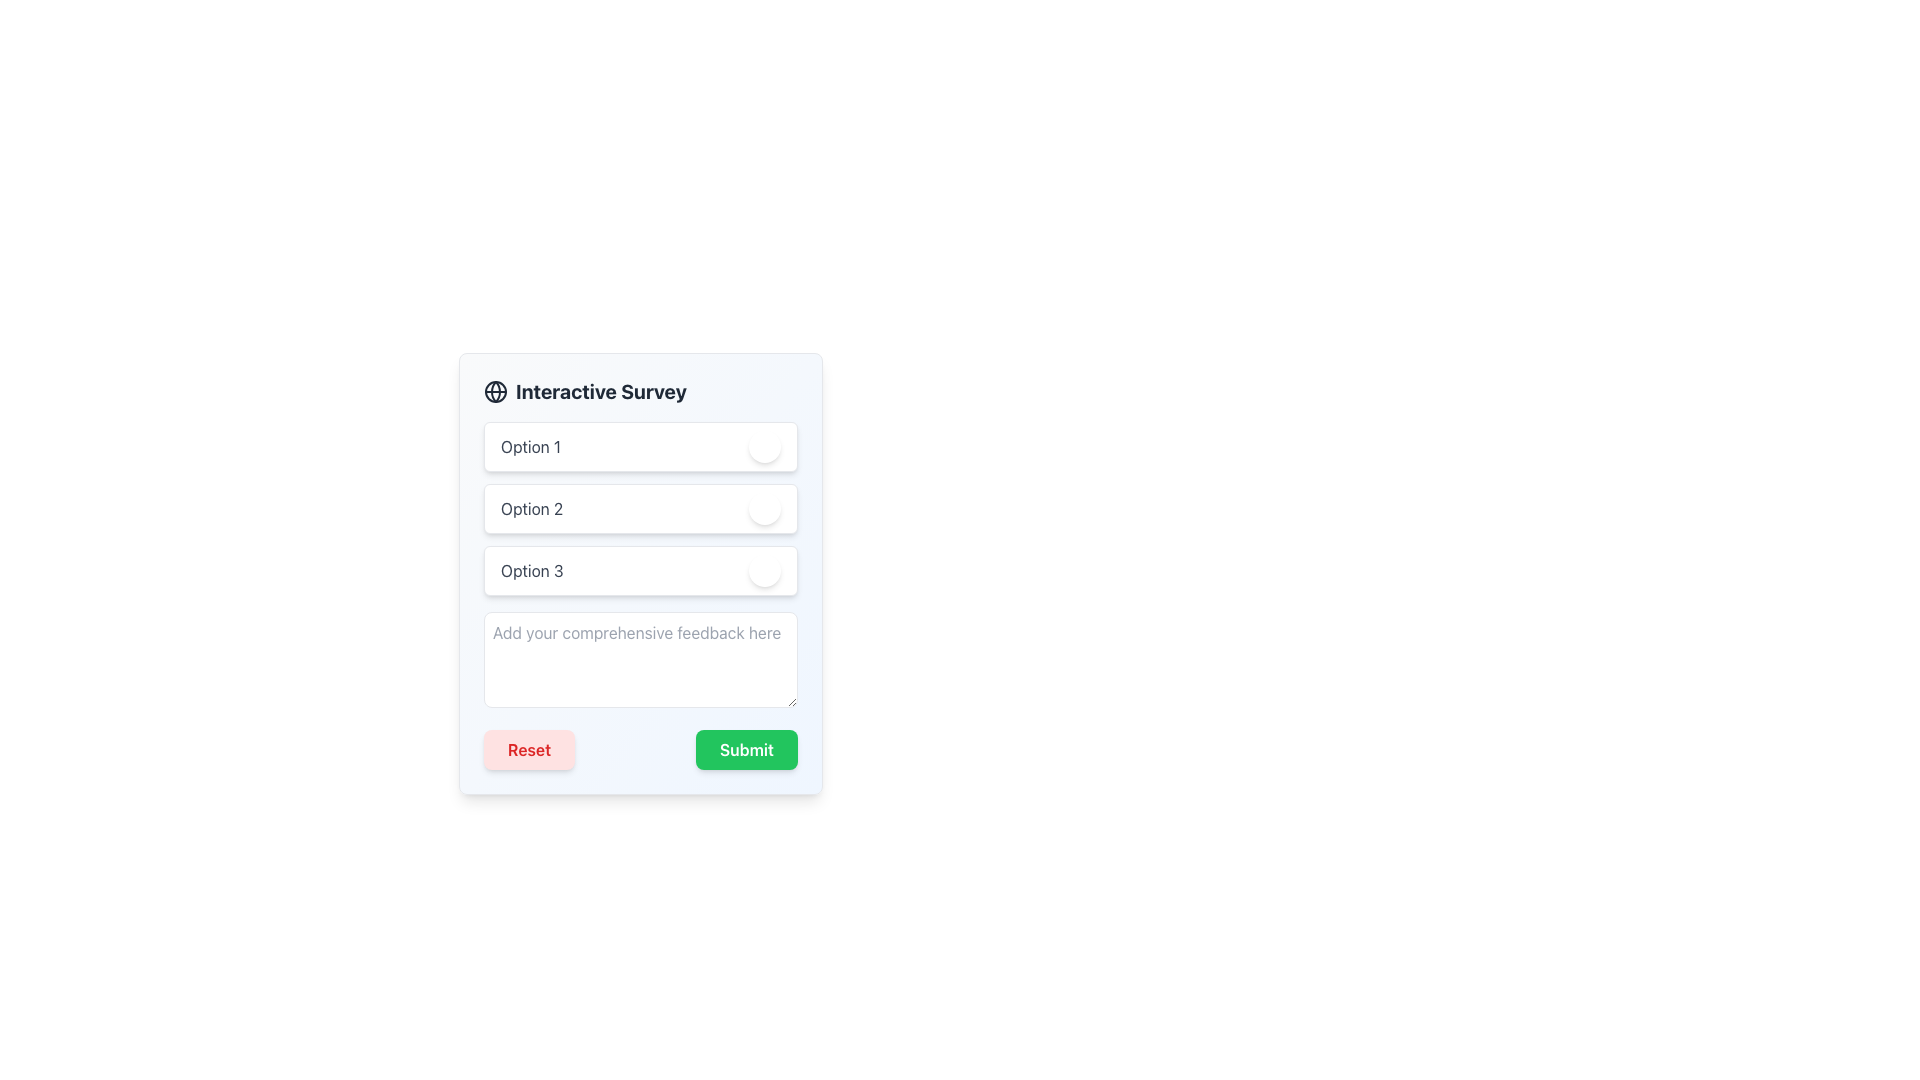 This screenshot has height=1080, width=1920. Describe the element at coordinates (532, 570) in the screenshot. I see `the text label displaying 'Option 3', which is the third item in a vertical list of options in a survey interface` at that location.